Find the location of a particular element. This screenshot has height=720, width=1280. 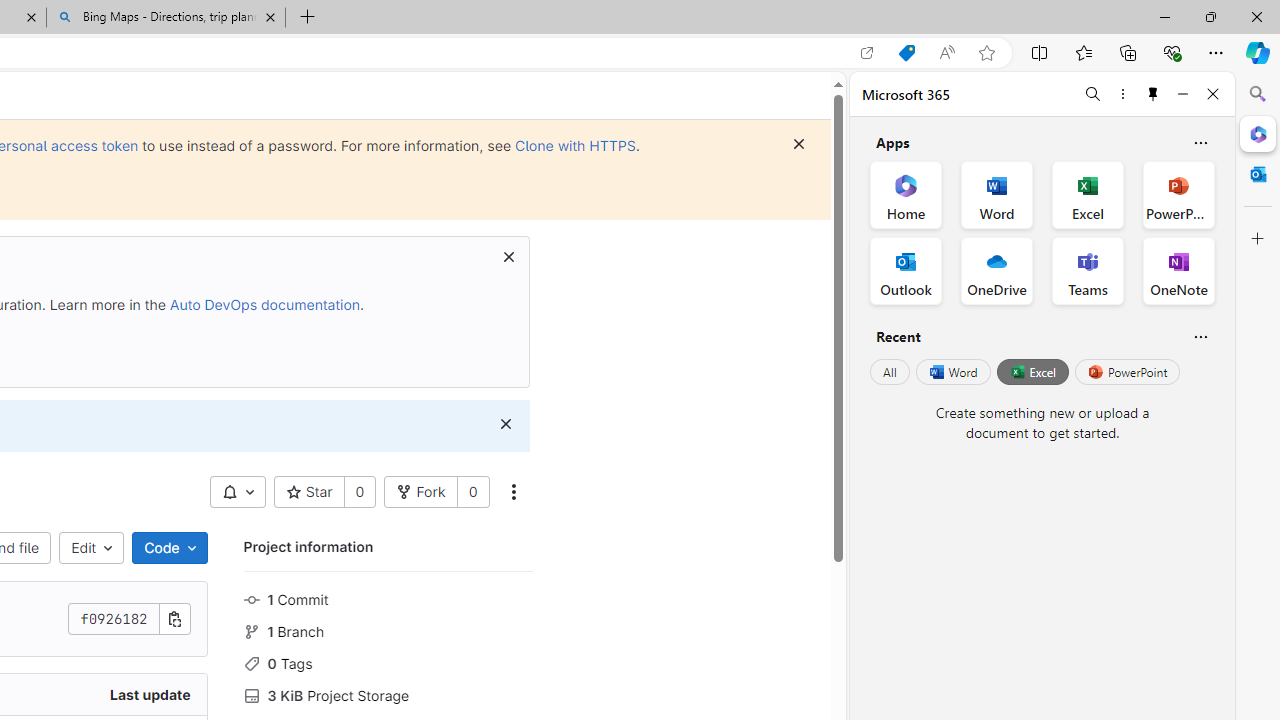

'Copilot (Ctrl+Shift+.)' is located at coordinates (1257, 51).